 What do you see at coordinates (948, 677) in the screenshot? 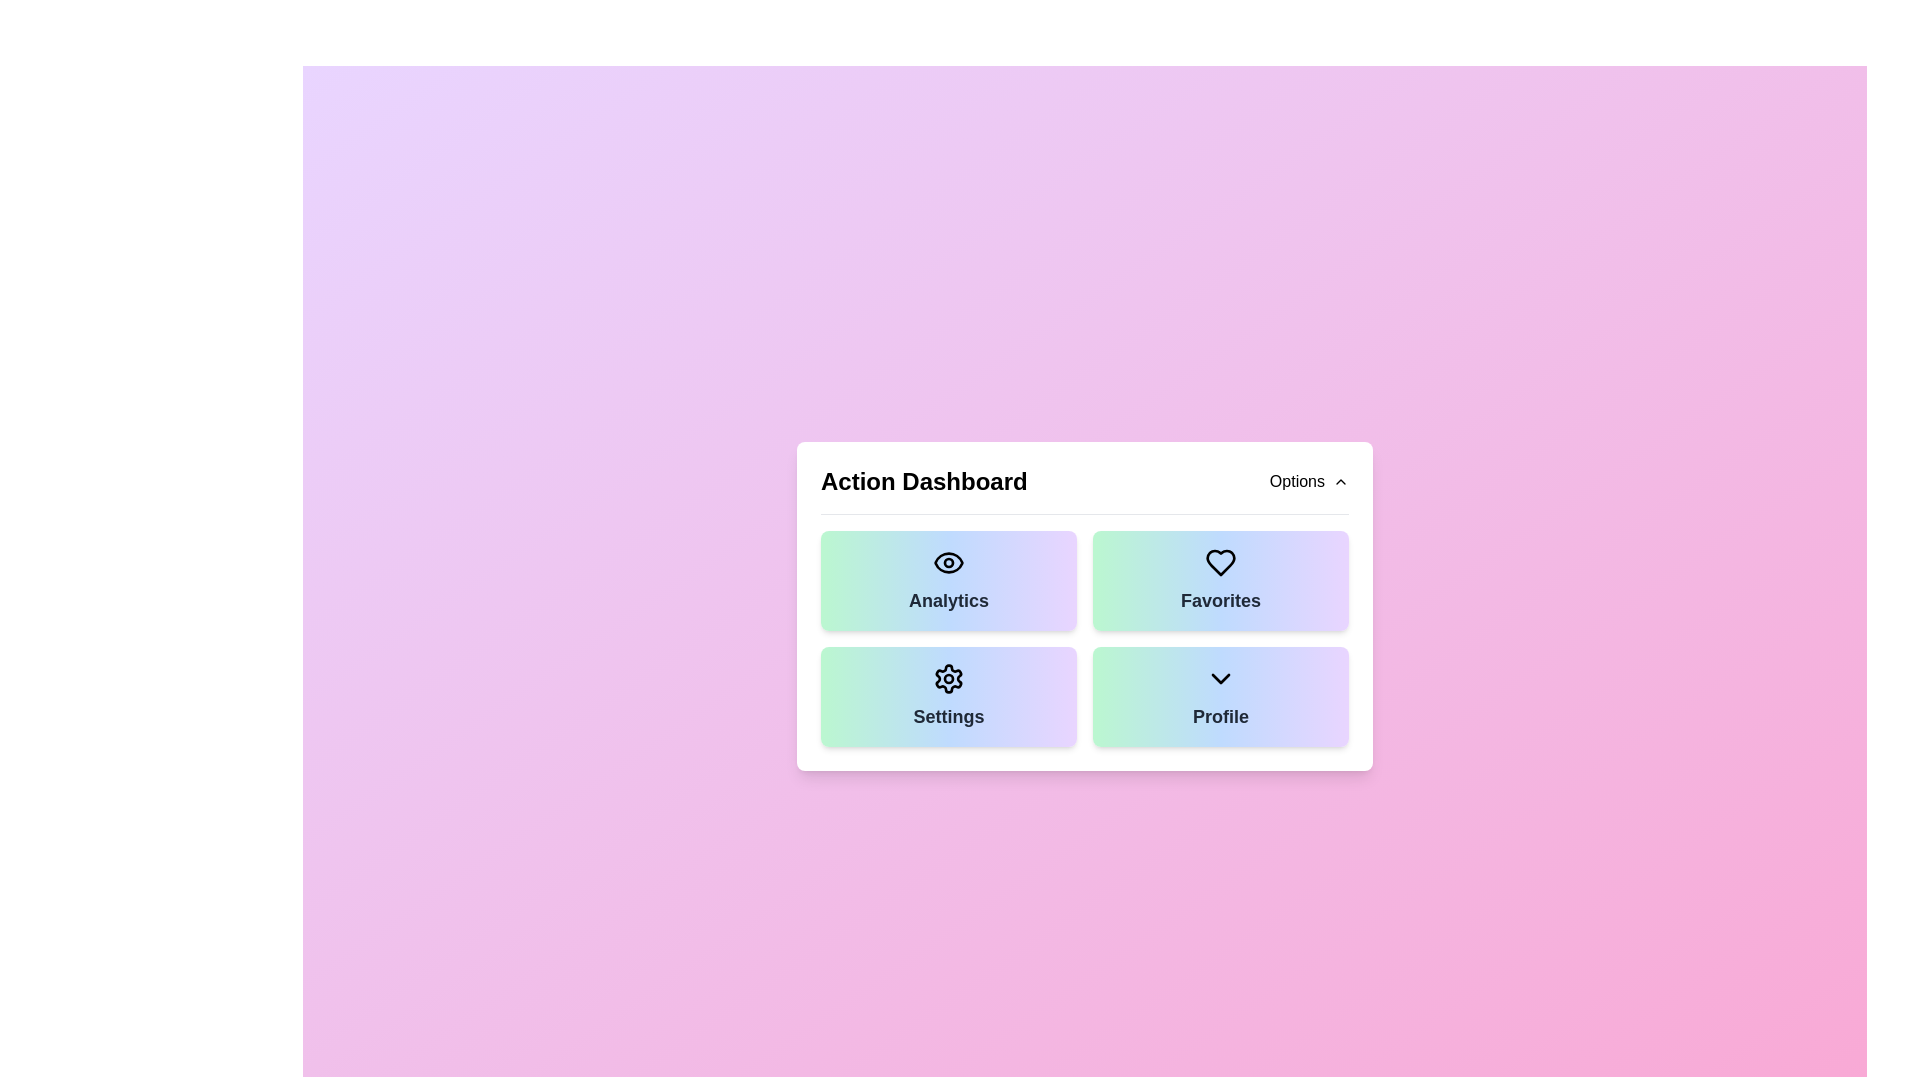
I see `the static icon` at bounding box center [948, 677].